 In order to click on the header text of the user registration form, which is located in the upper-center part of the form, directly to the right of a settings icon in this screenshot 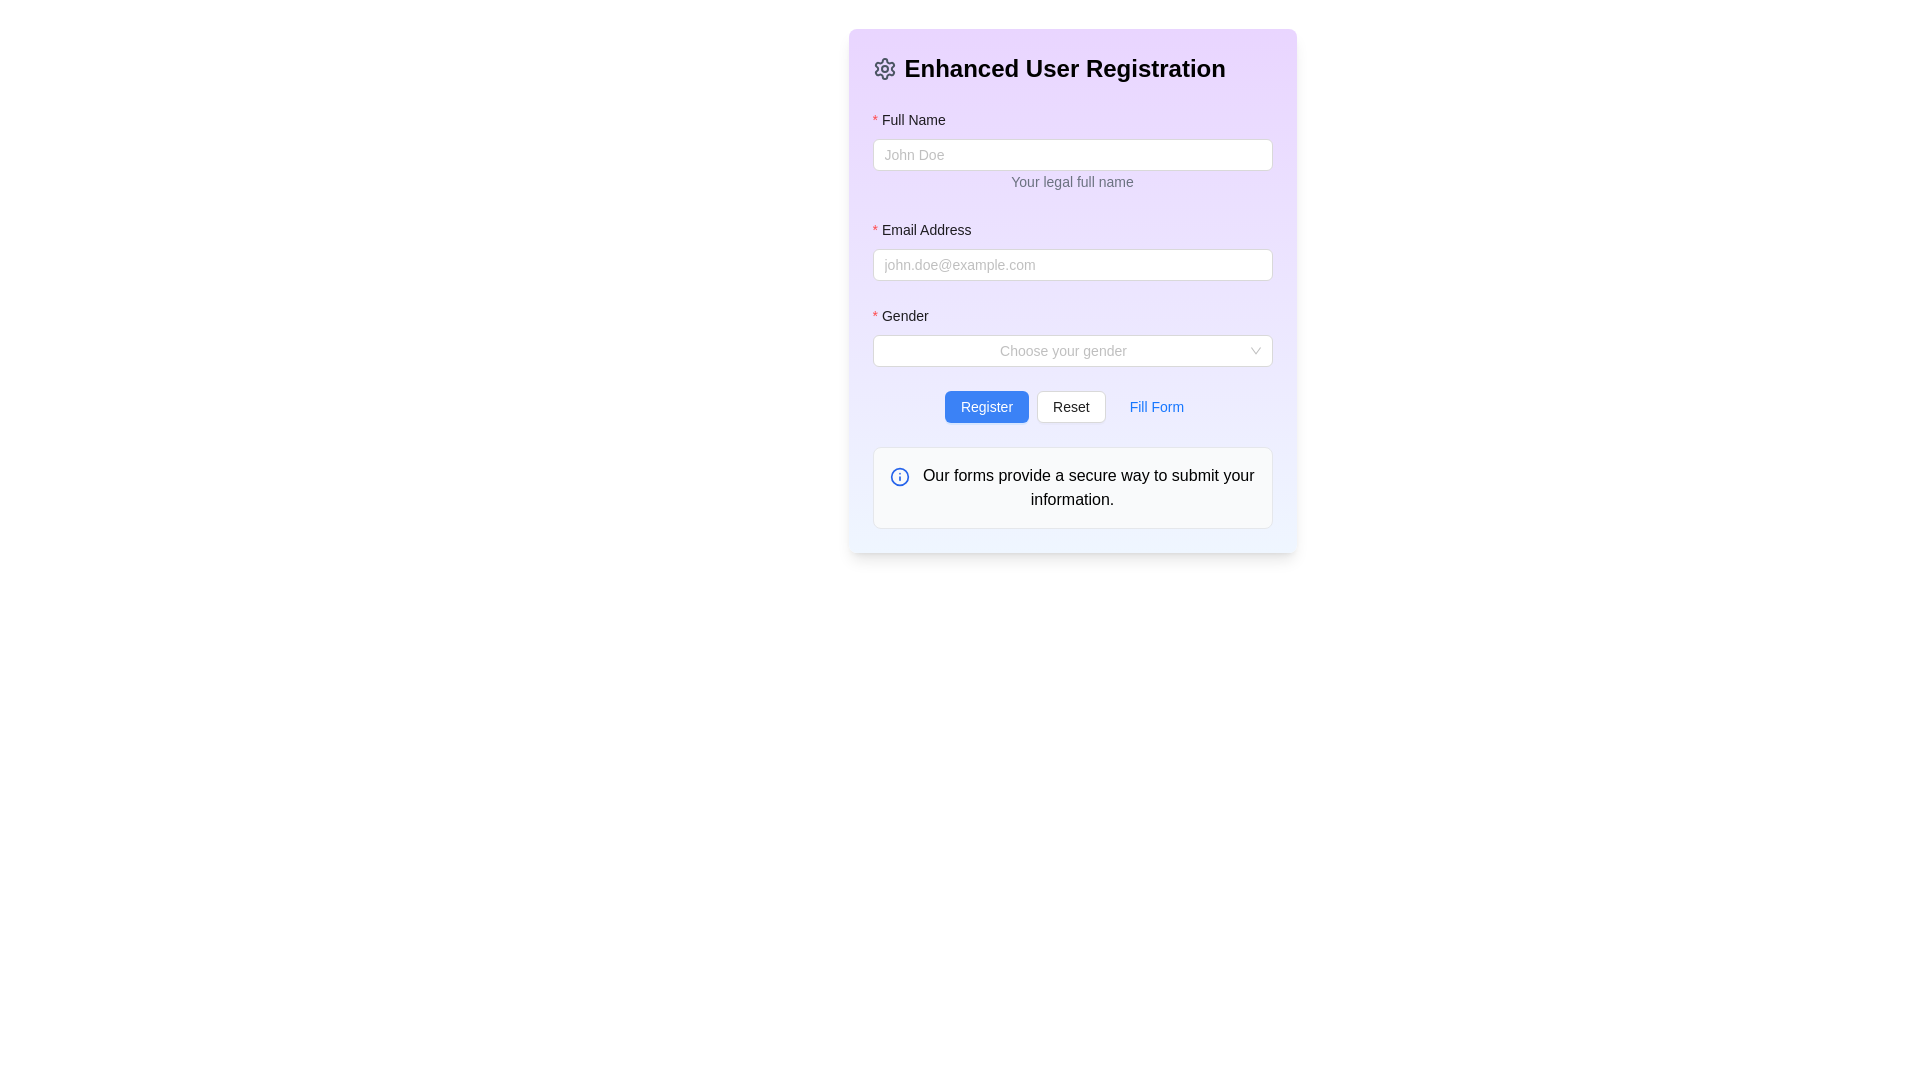, I will do `click(1064, 68)`.